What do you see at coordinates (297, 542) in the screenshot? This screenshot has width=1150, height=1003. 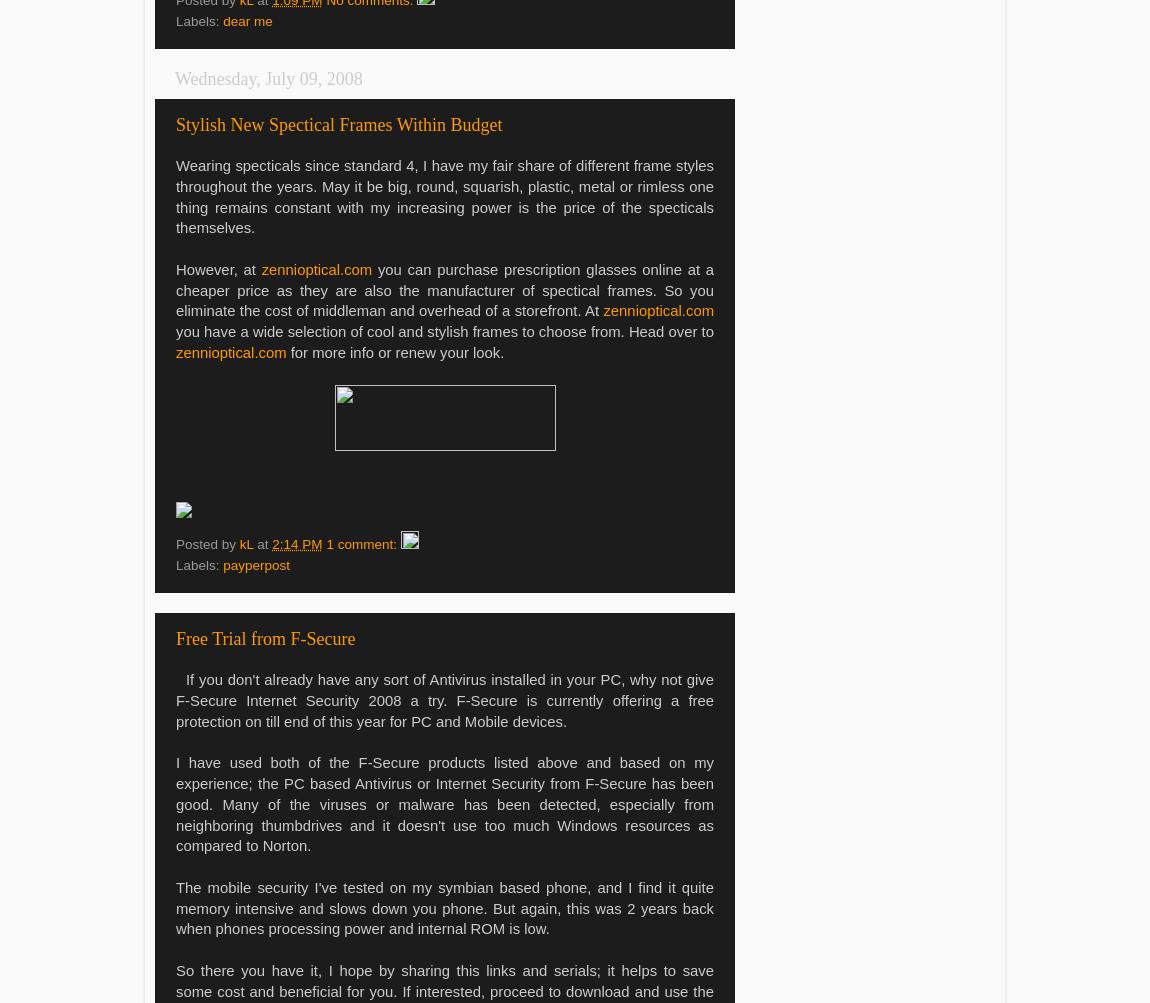 I see `'2:14 PM'` at bounding box center [297, 542].